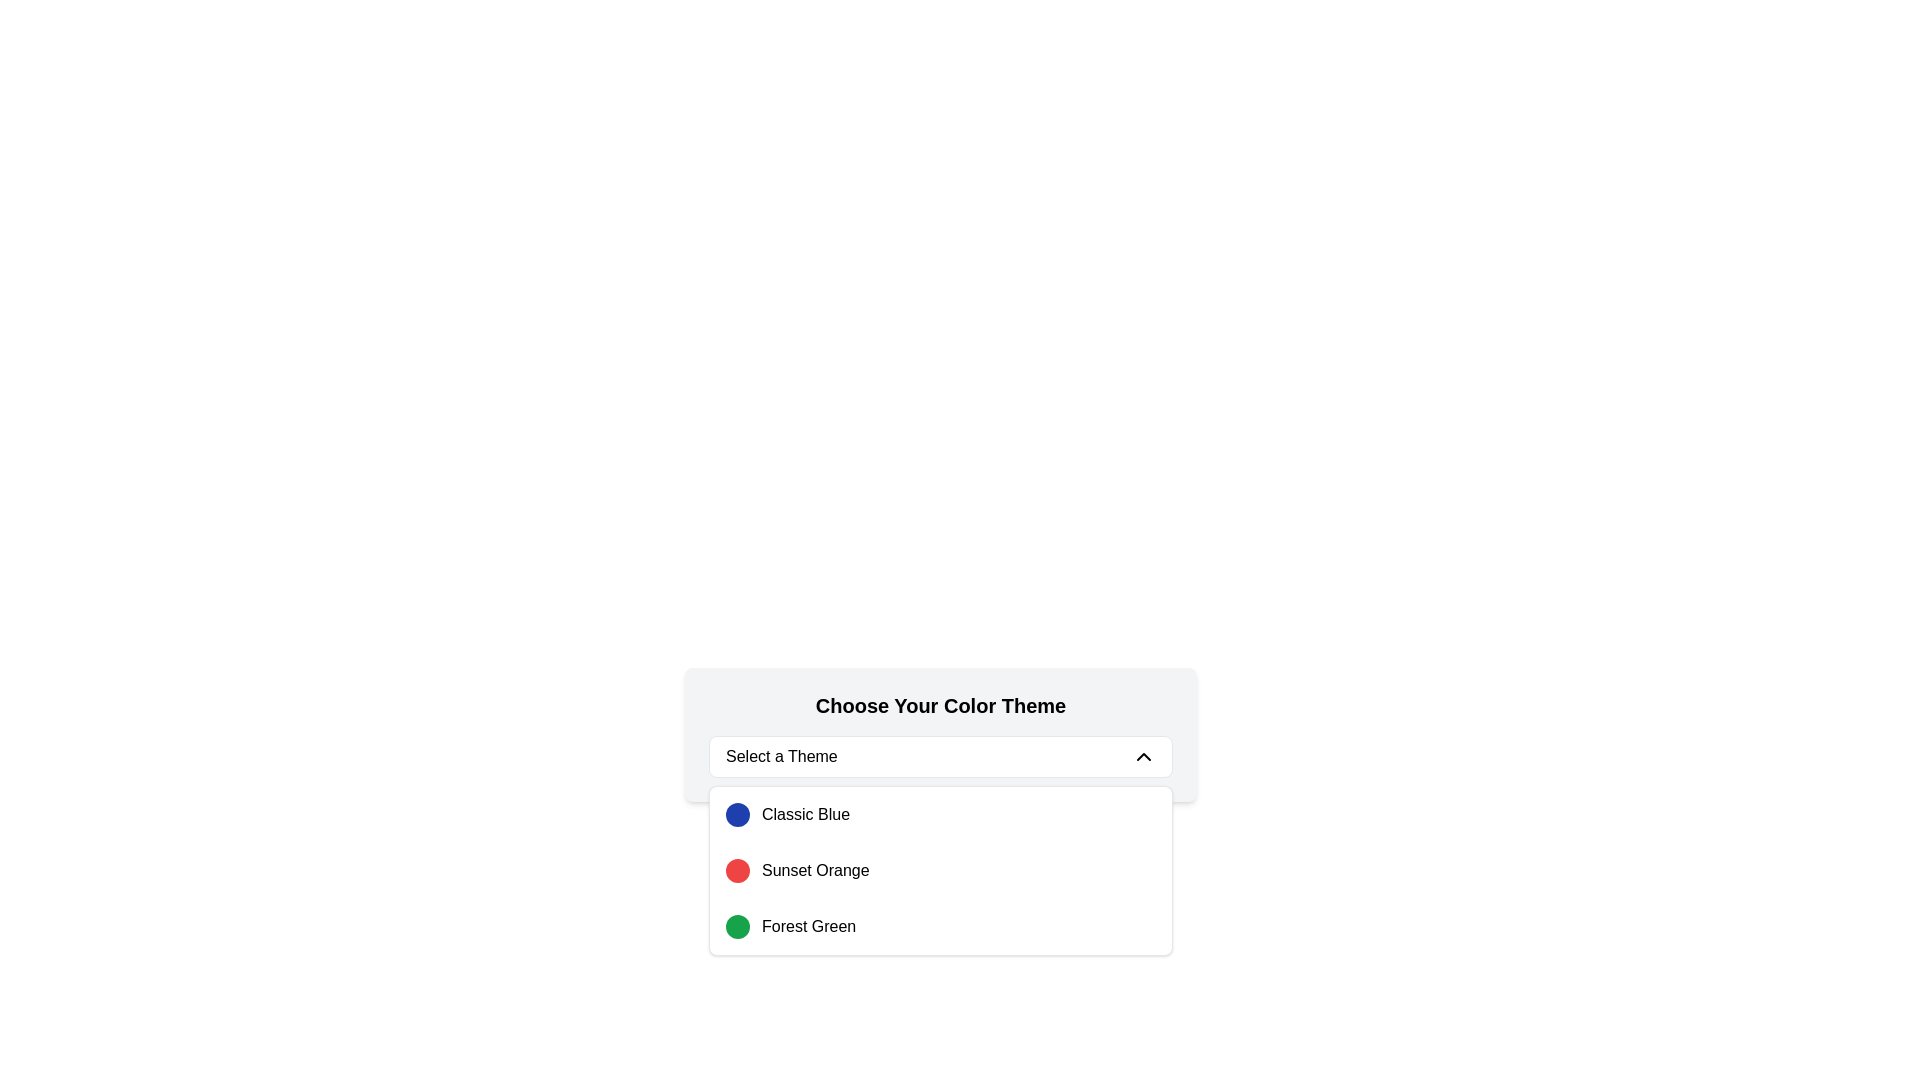 The height and width of the screenshot is (1080, 1920). What do you see at coordinates (780, 756) in the screenshot?
I see `text displayed in the 'Select a Theme' label, which is in bold black font and centered within a white background area in the dropdown box` at bounding box center [780, 756].